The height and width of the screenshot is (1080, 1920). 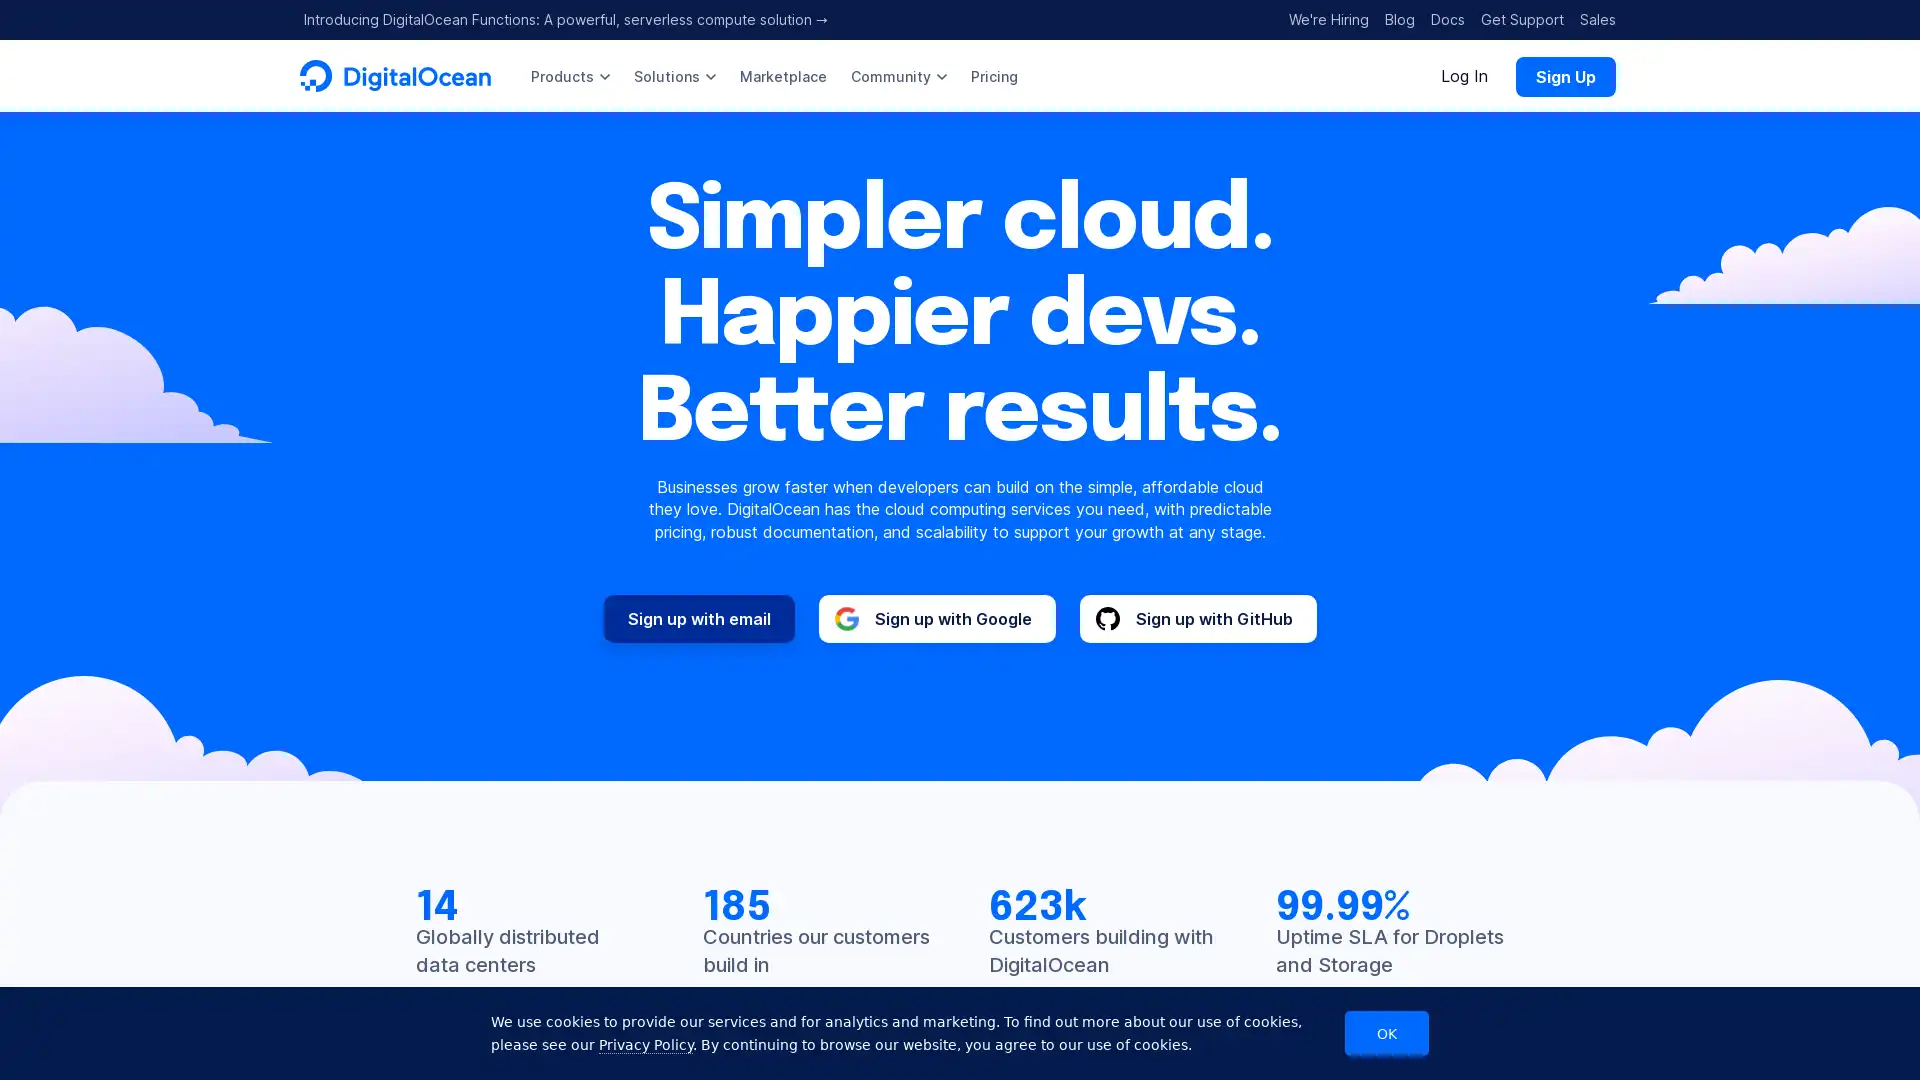 What do you see at coordinates (1386, 1033) in the screenshot?
I see `OK` at bounding box center [1386, 1033].